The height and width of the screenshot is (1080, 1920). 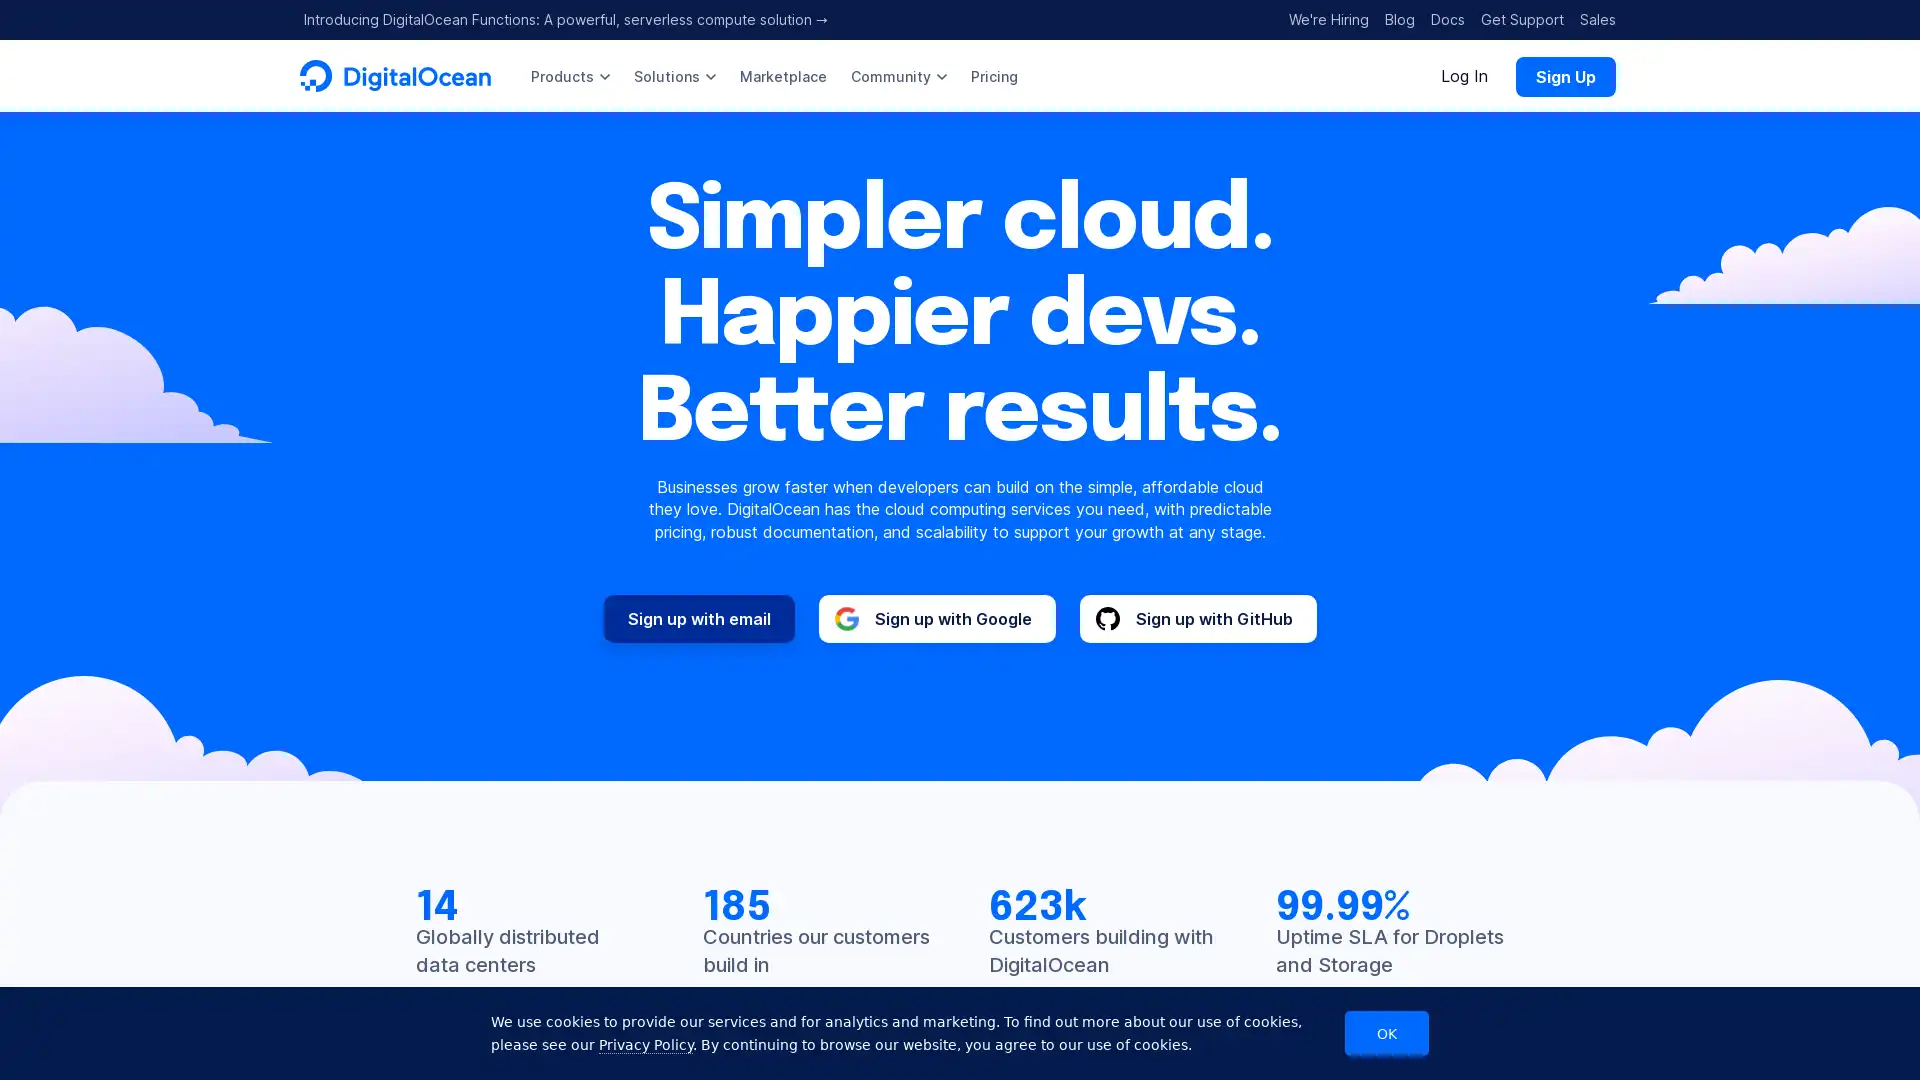 What do you see at coordinates (1386, 1033) in the screenshot?
I see `OK` at bounding box center [1386, 1033].